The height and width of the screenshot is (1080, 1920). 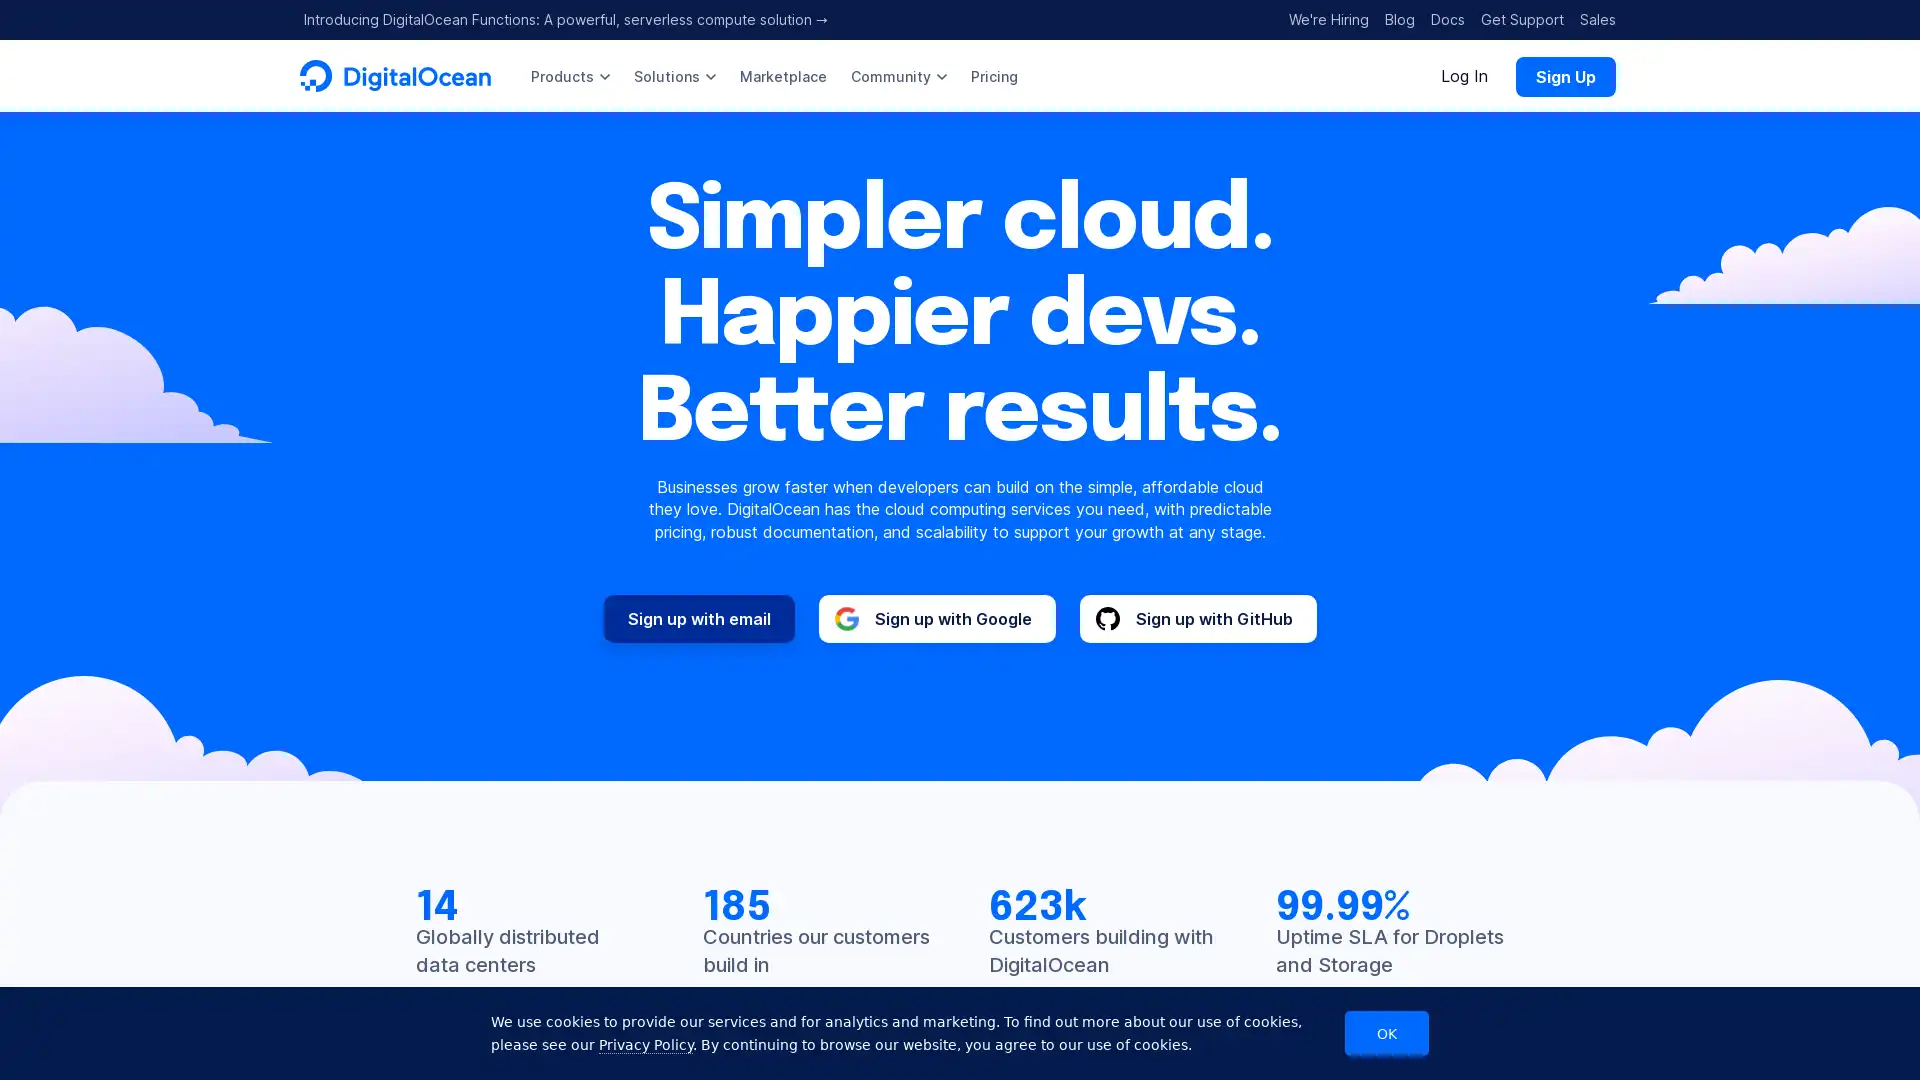 What do you see at coordinates (1386, 1033) in the screenshot?
I see `OK` at bounding box center [1386, 1033].